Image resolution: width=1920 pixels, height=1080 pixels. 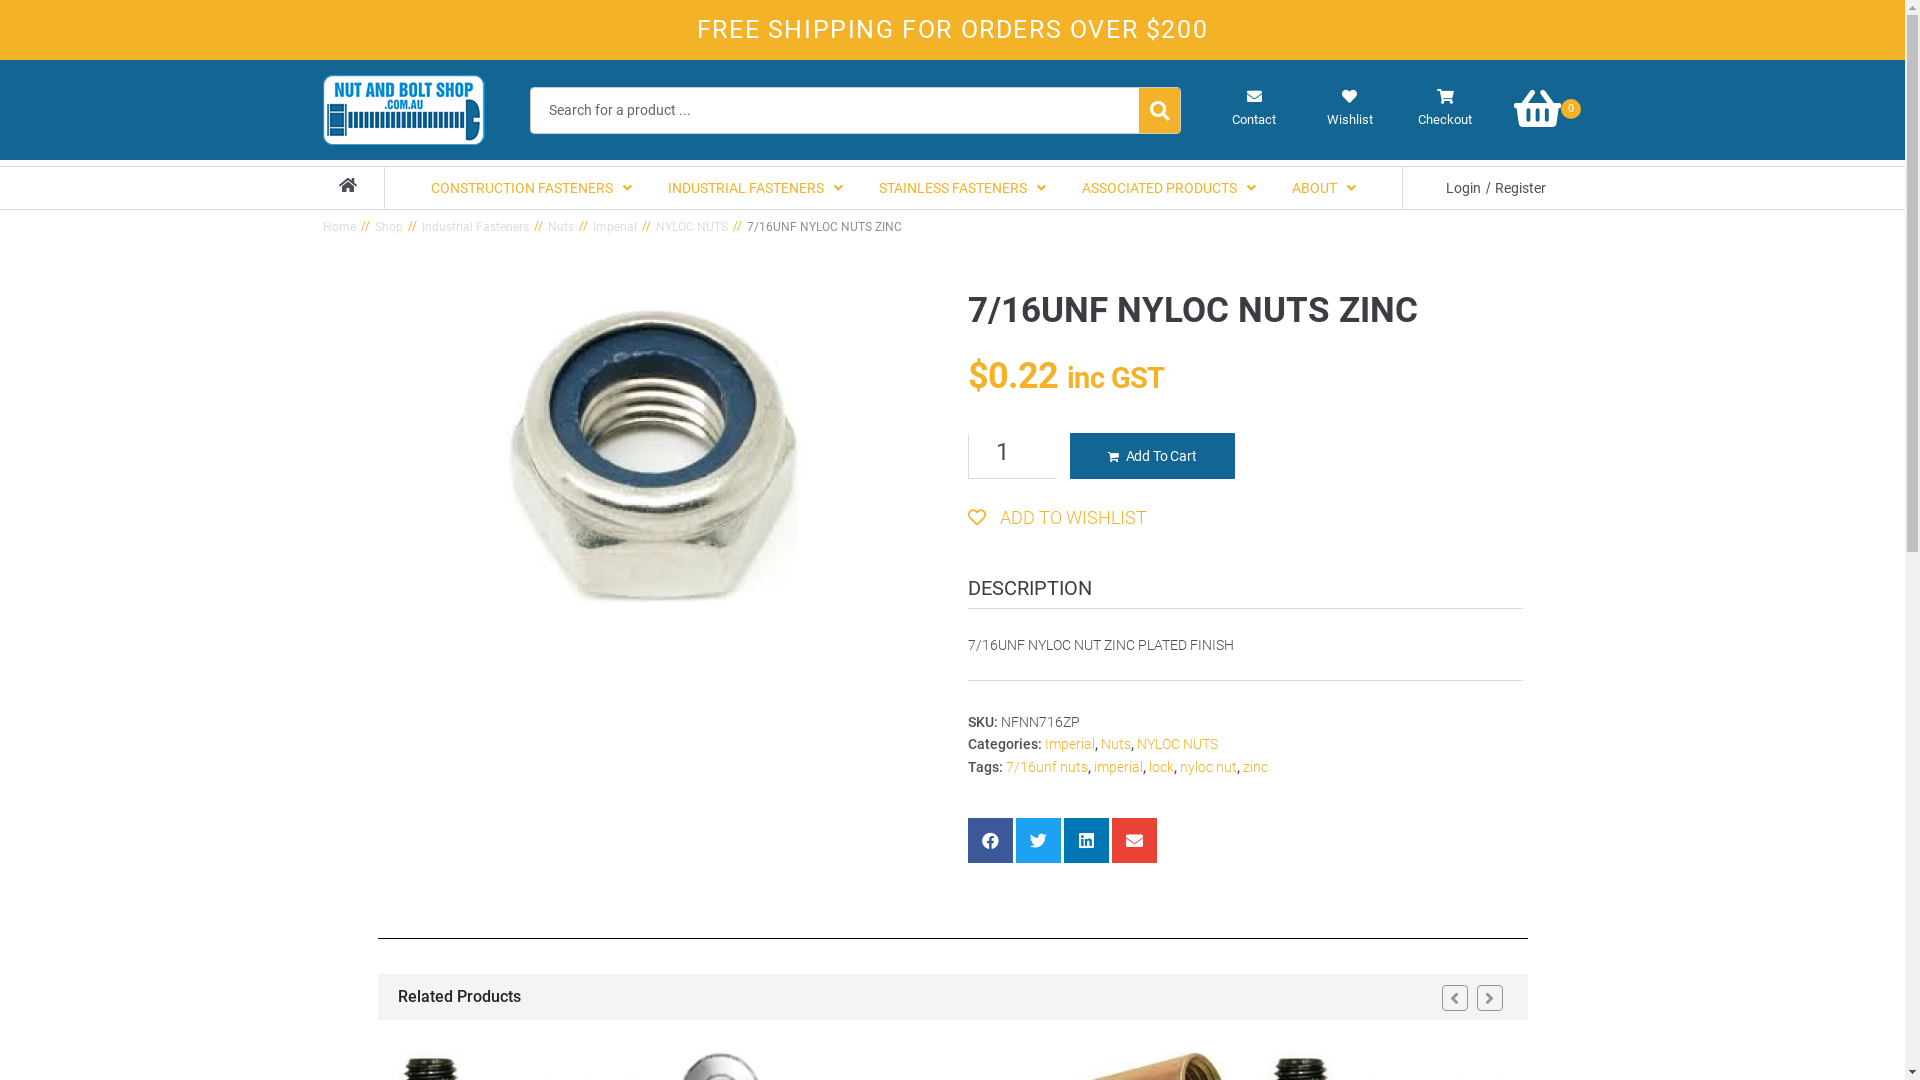 I want to click on 'STAINLESS FASTENERS', so click(x=860, y=188).